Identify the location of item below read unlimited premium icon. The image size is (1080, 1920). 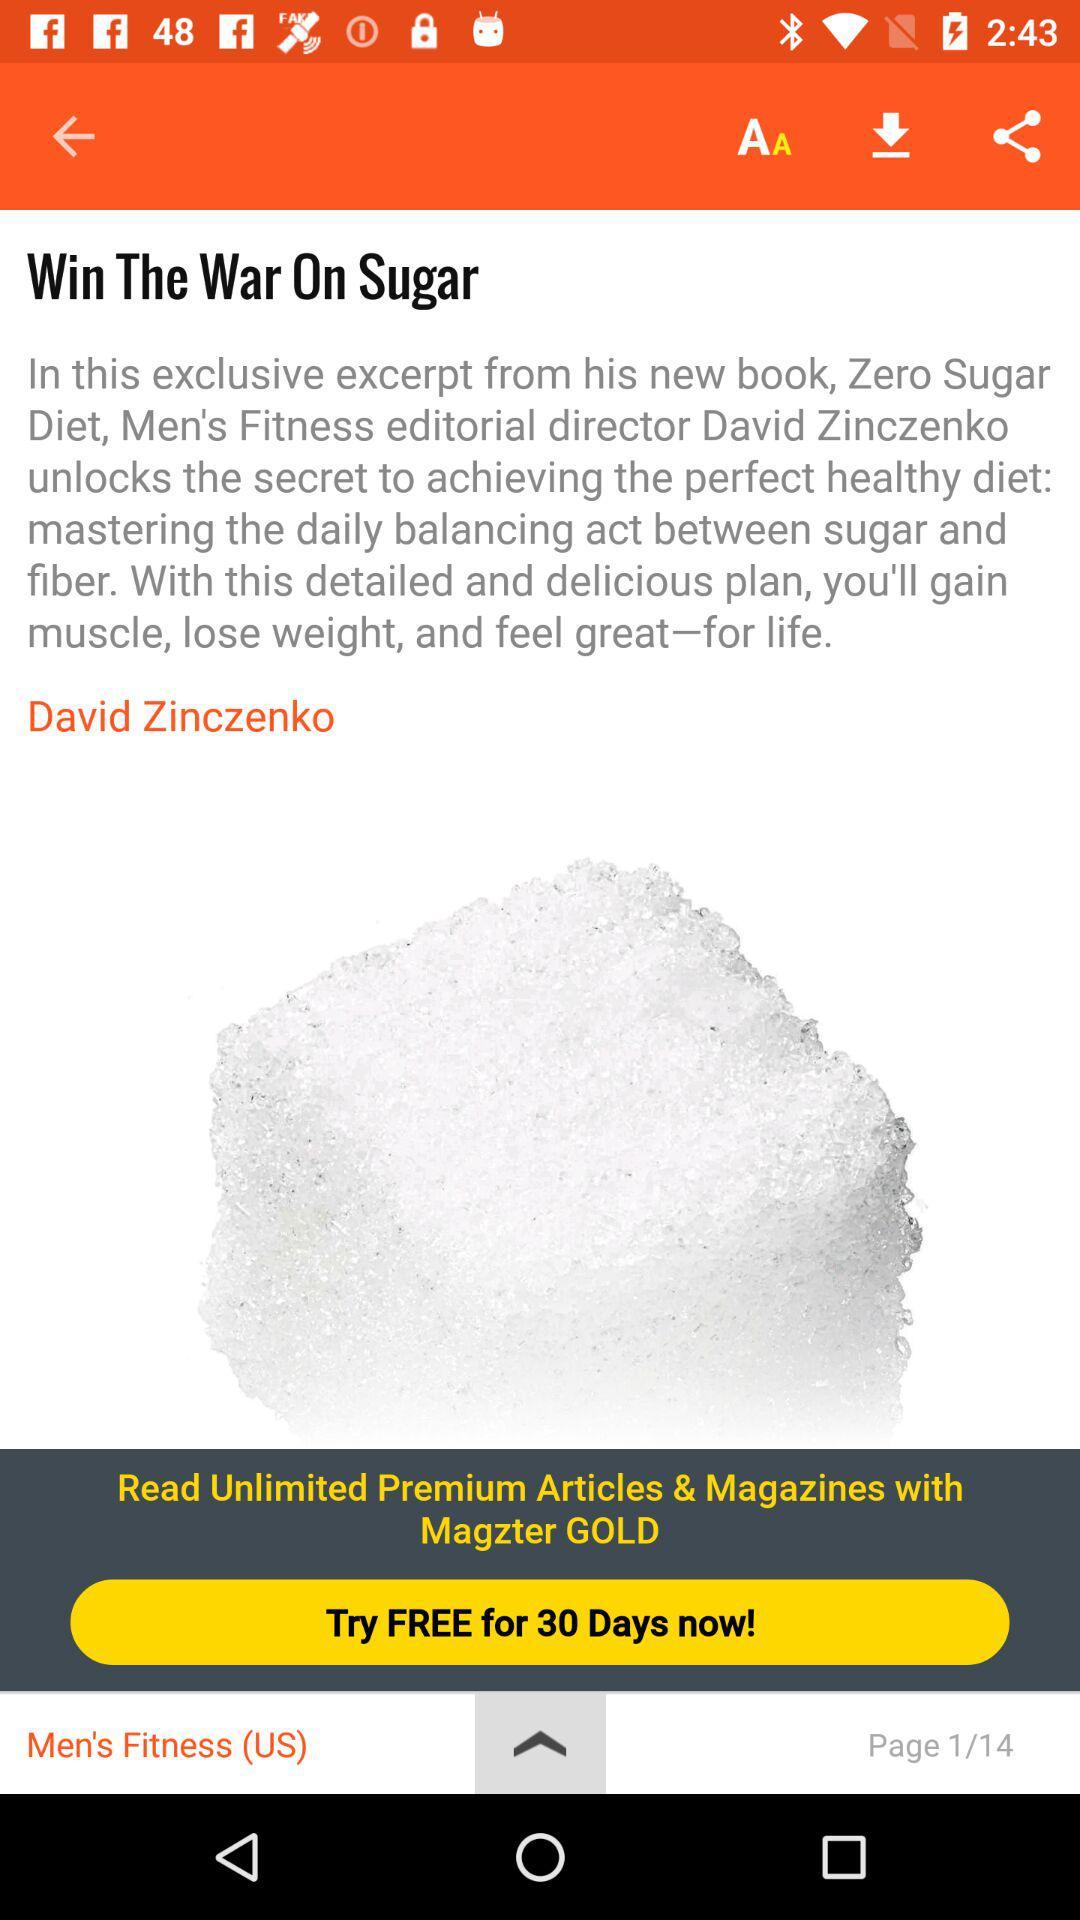
(540, 1622).